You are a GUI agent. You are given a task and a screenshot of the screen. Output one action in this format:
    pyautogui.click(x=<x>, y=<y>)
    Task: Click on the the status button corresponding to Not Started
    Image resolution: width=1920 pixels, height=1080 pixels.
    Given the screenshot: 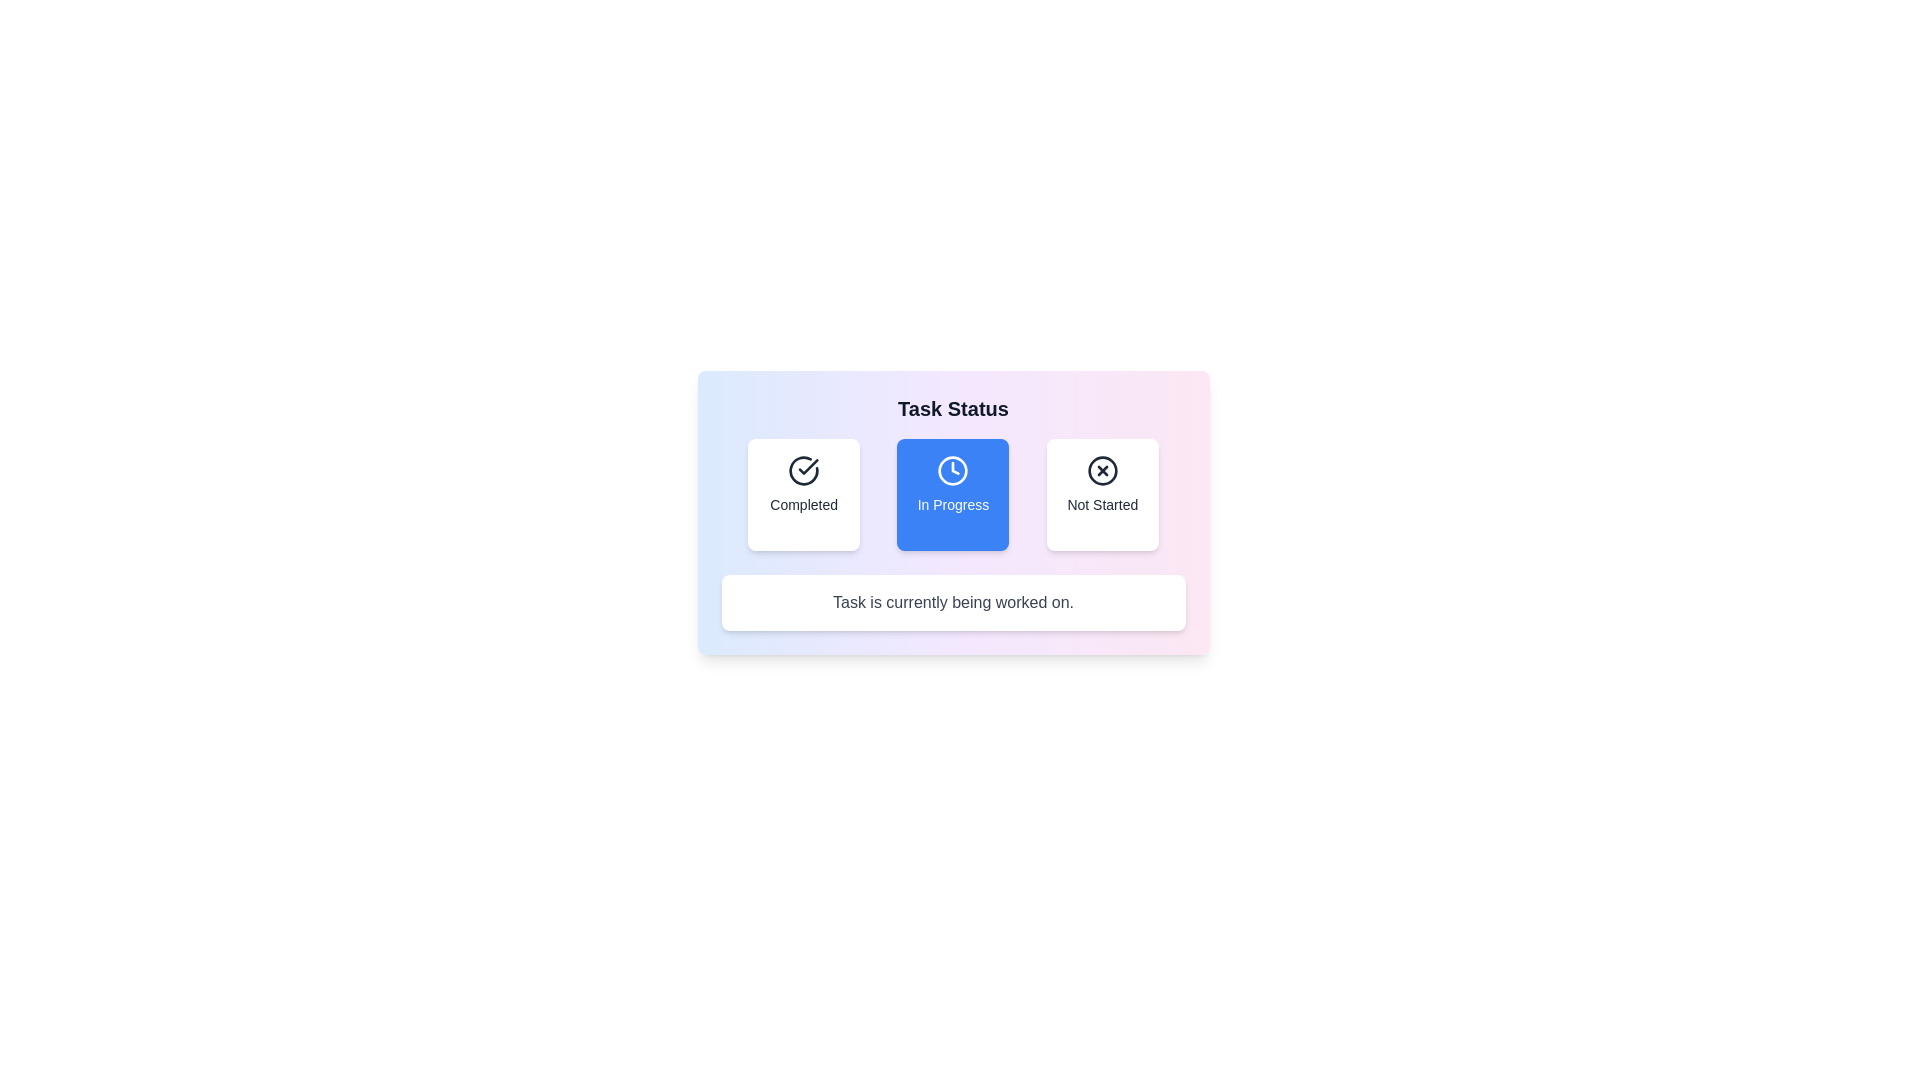 What is the action you would take?
    pyautogui.click(x=1101, y=494)
    